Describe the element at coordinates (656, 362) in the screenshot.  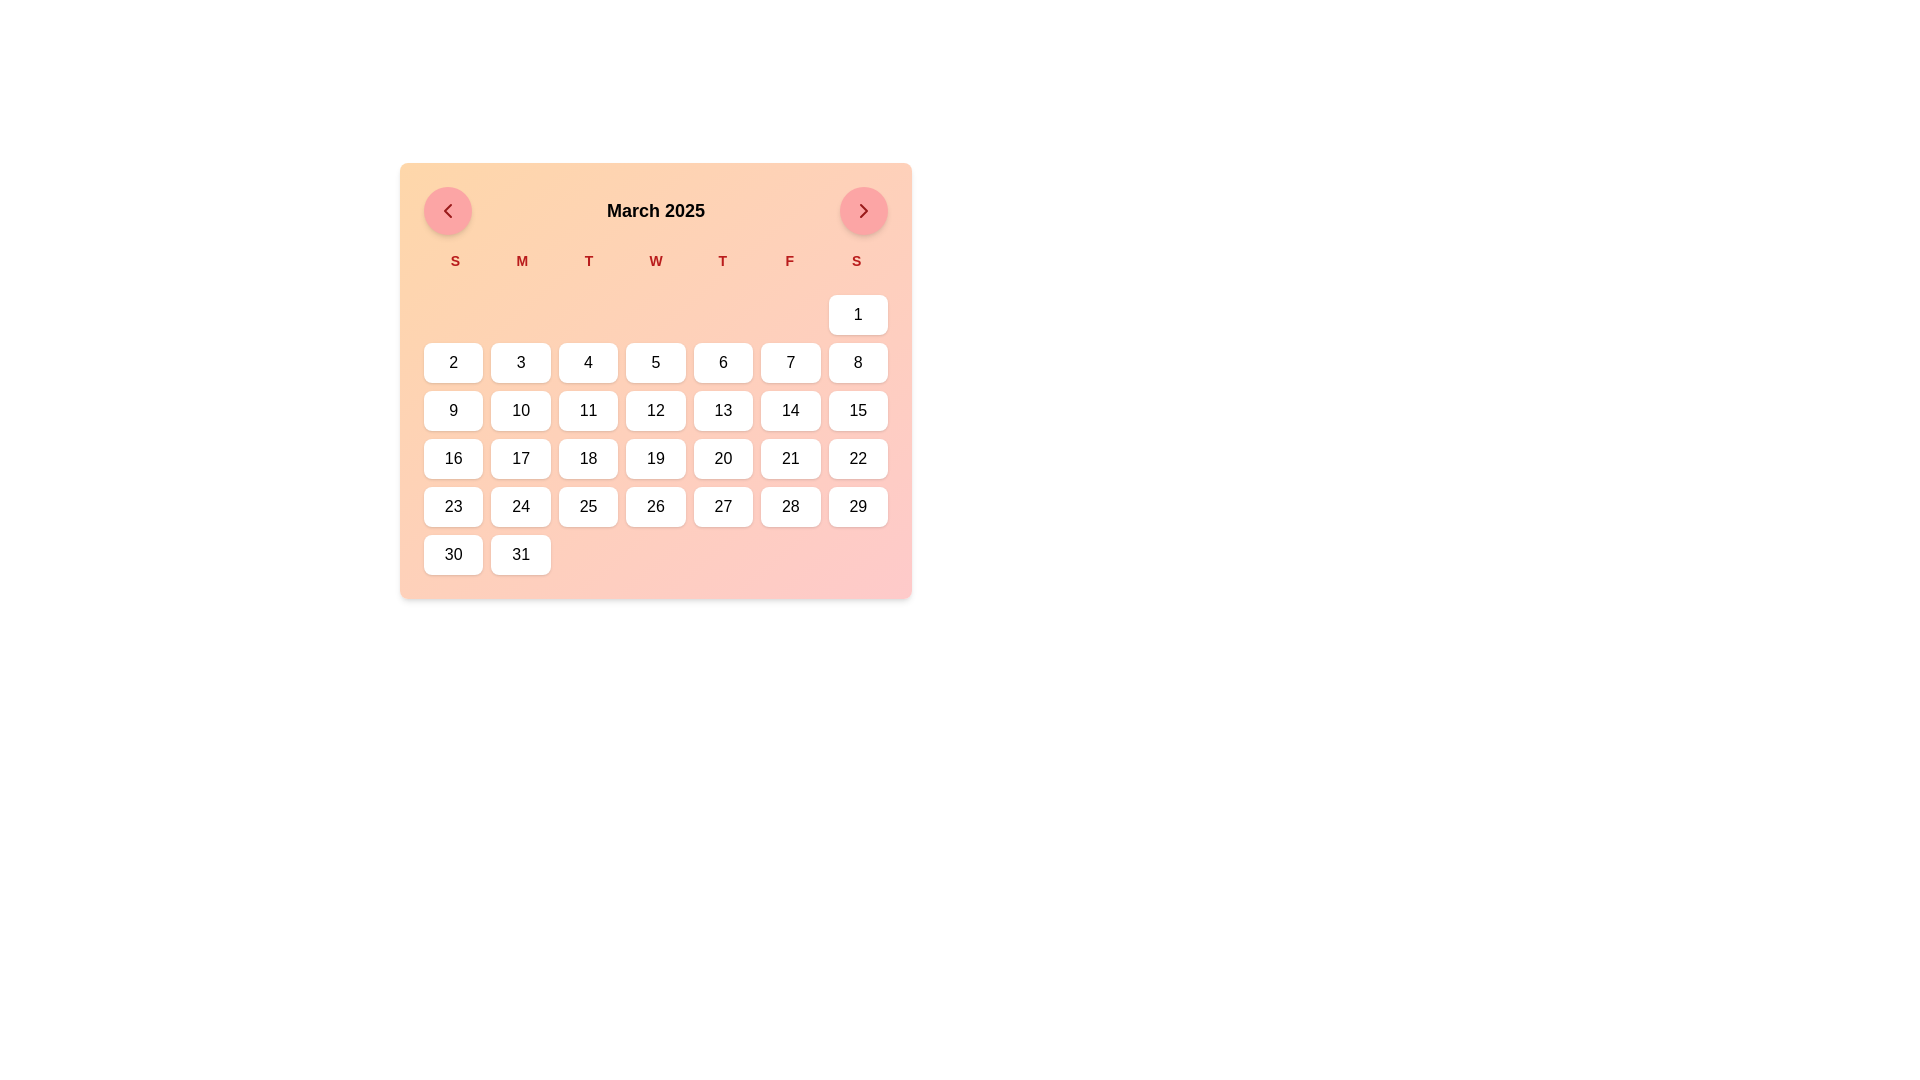
I see `the button representing the date 5th of March 2025` at that location.